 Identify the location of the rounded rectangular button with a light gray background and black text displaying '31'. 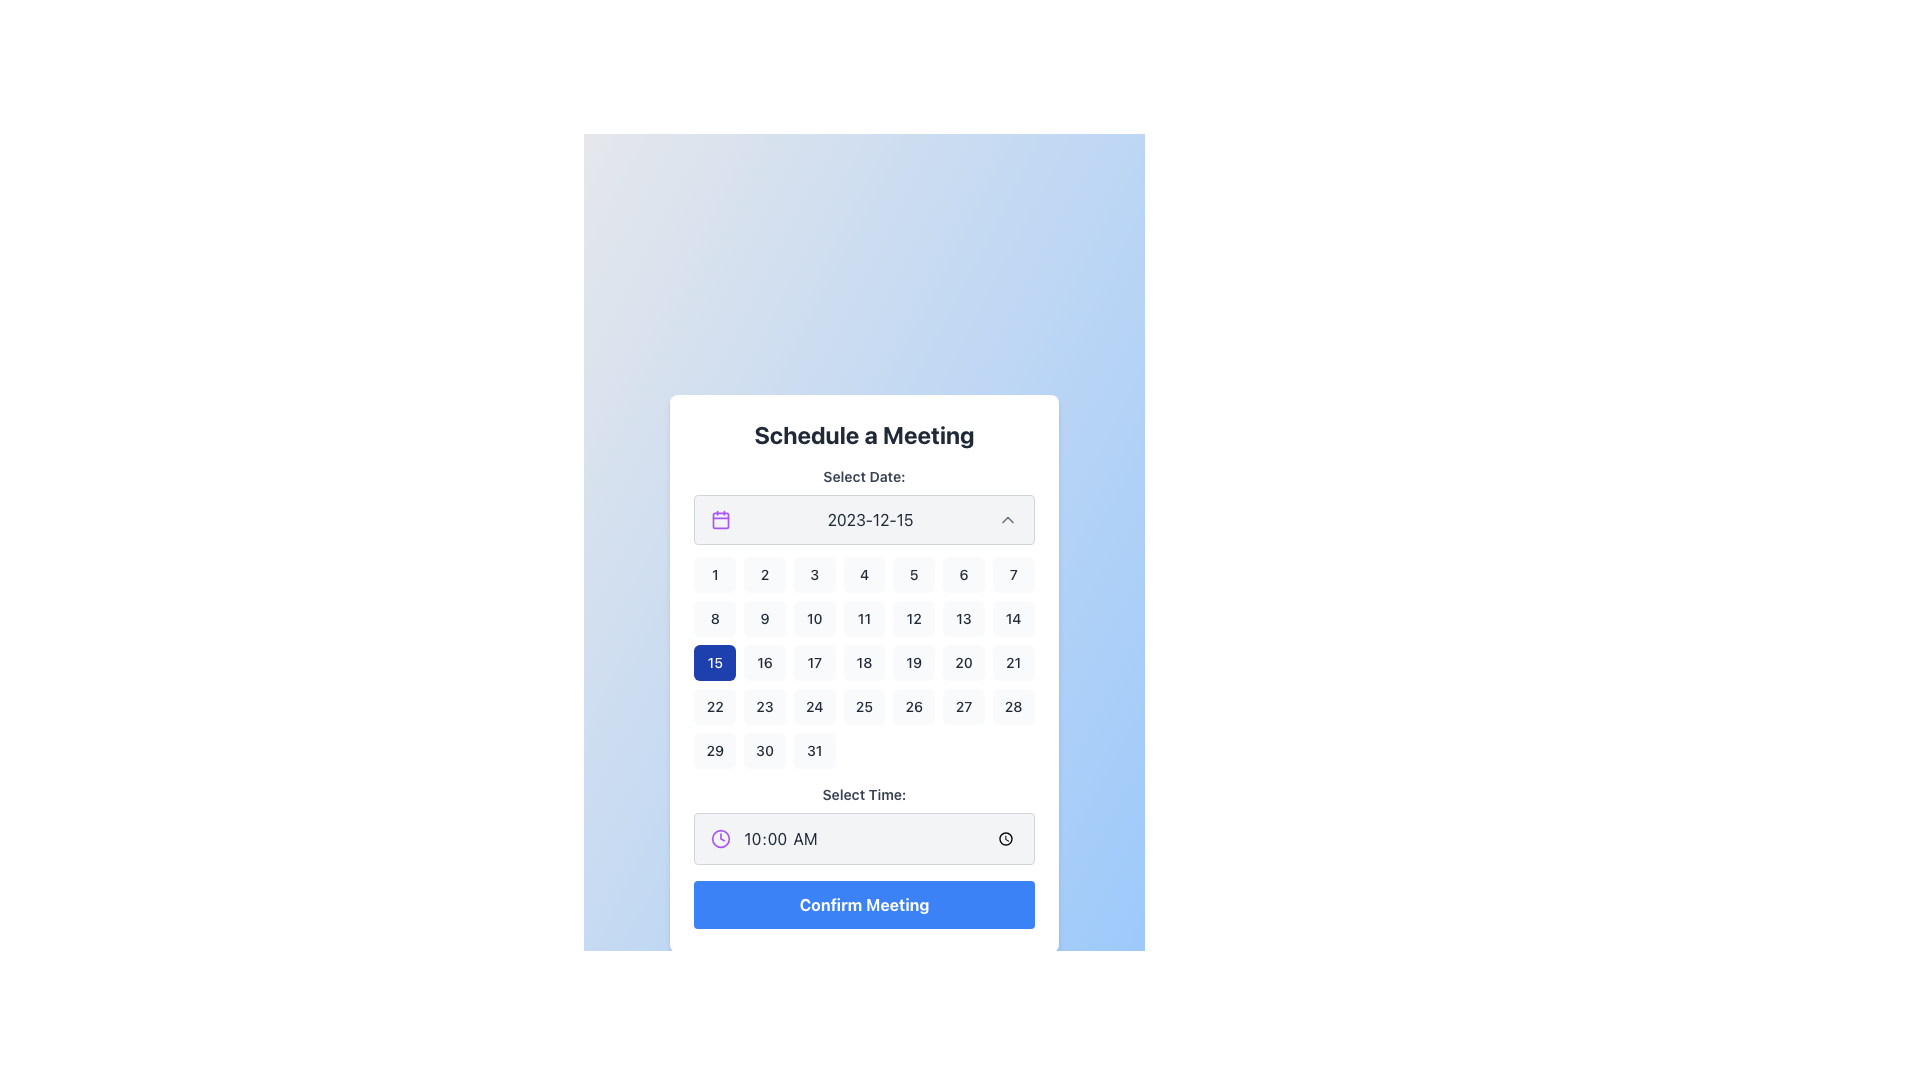
(814, 751).